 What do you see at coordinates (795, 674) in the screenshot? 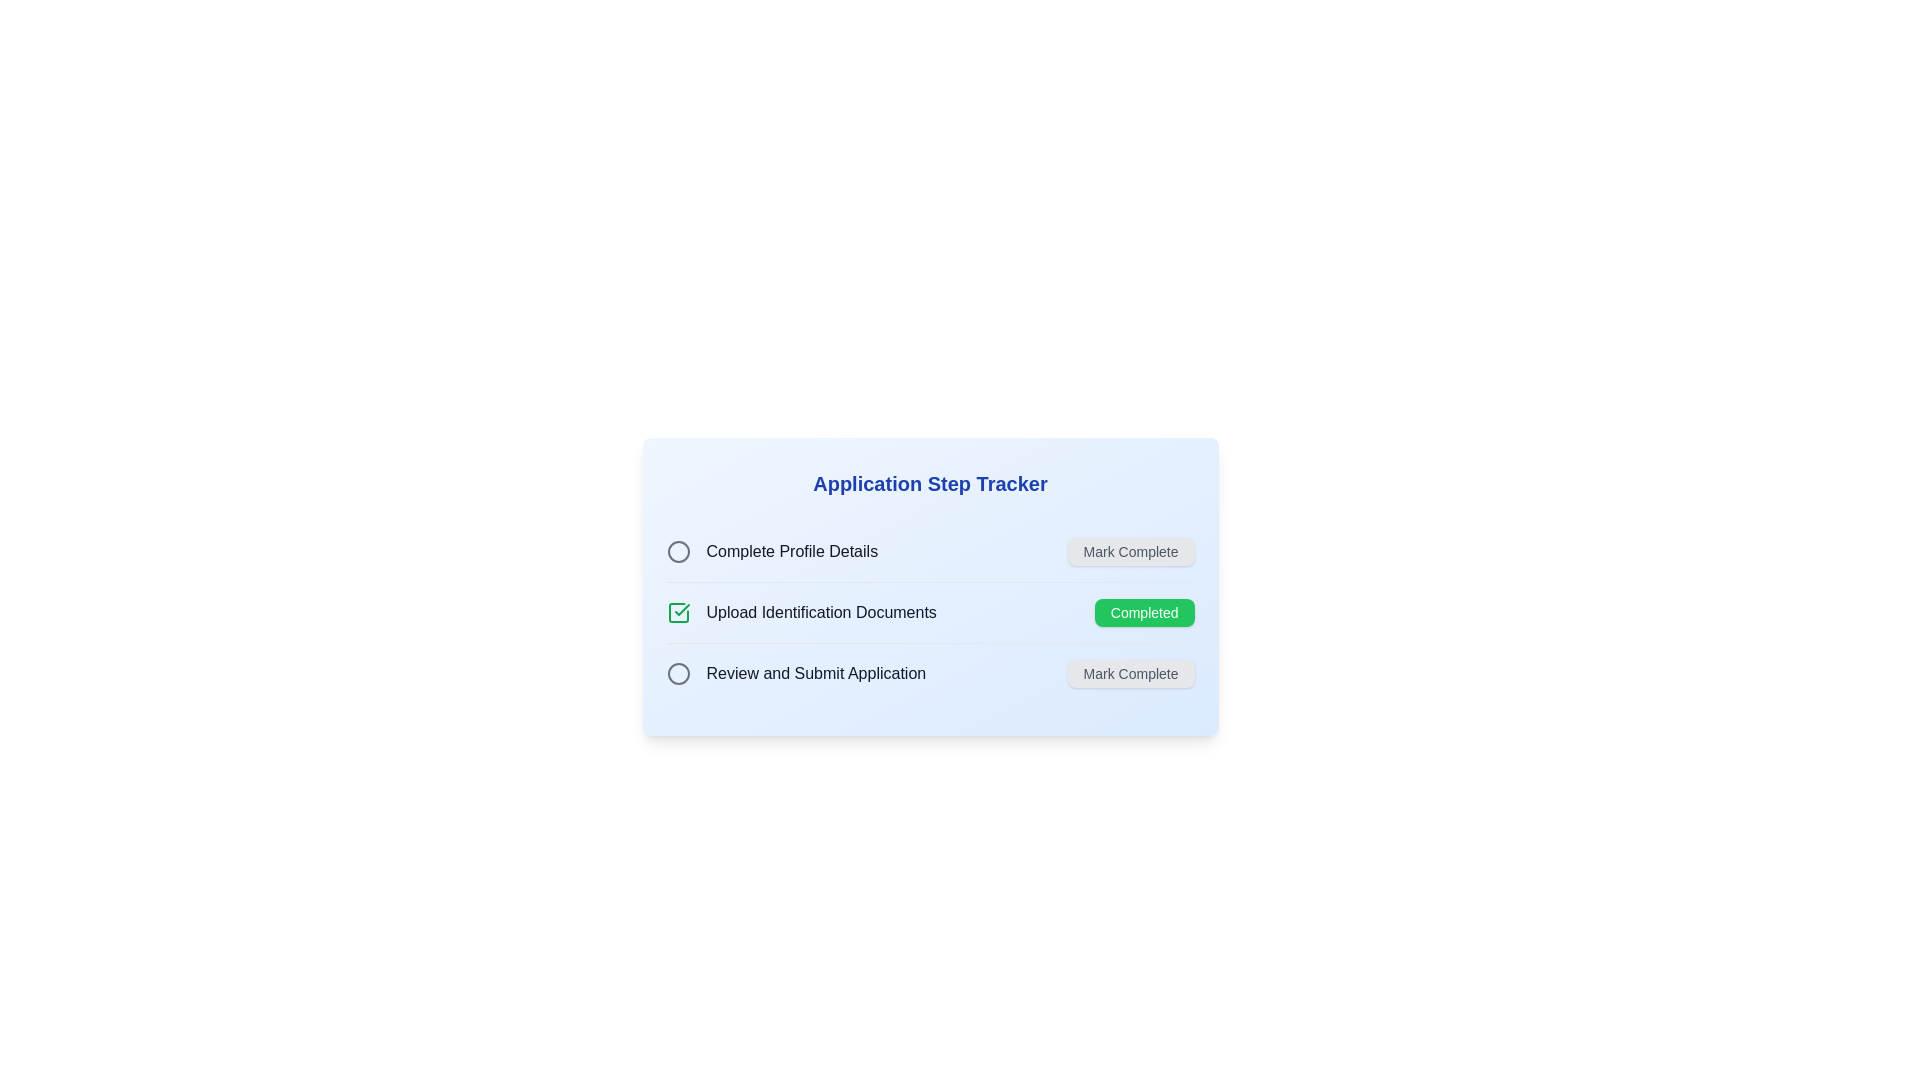
I see `the 'Review and Submit Application' progress step item in the Application Step Tracker to mark the step as complete` at bounding box center [795, 674].